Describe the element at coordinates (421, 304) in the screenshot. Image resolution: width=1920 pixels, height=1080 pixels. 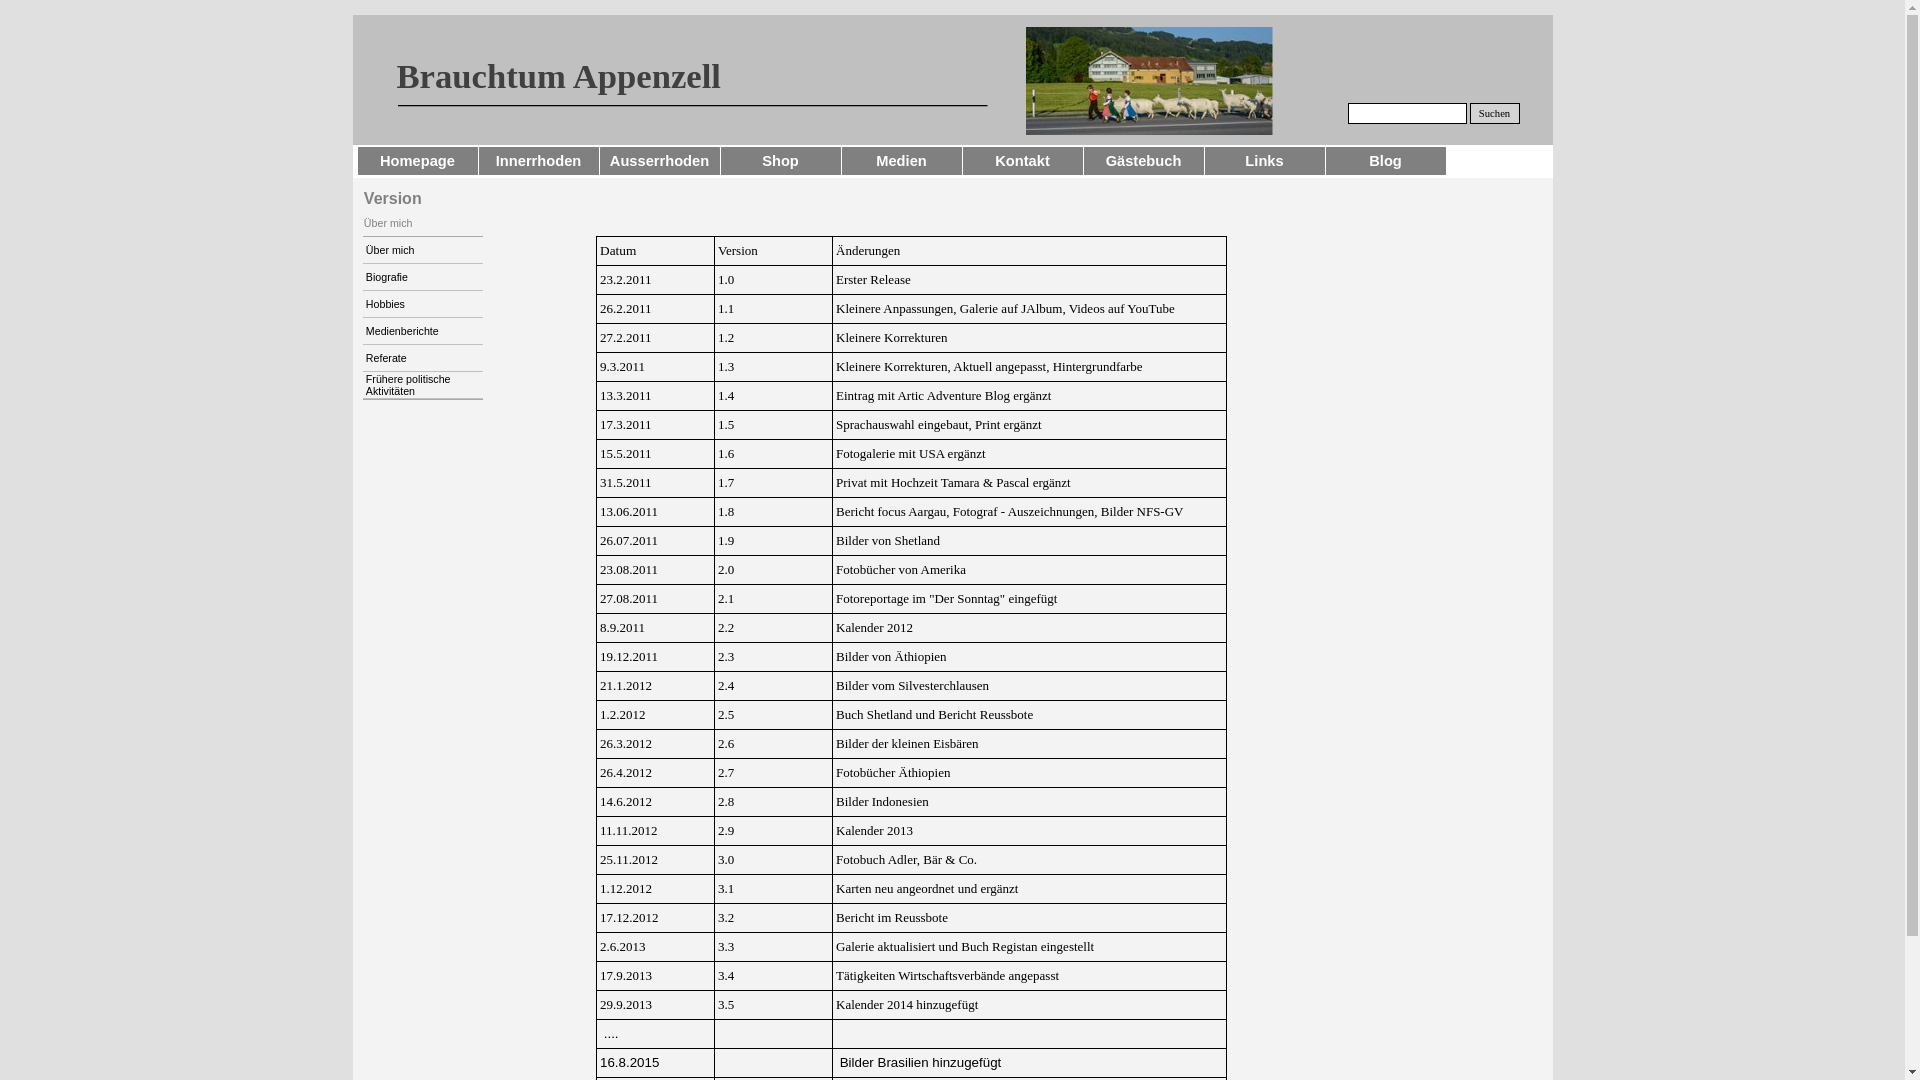
I see `'Hobbies'` at that location.